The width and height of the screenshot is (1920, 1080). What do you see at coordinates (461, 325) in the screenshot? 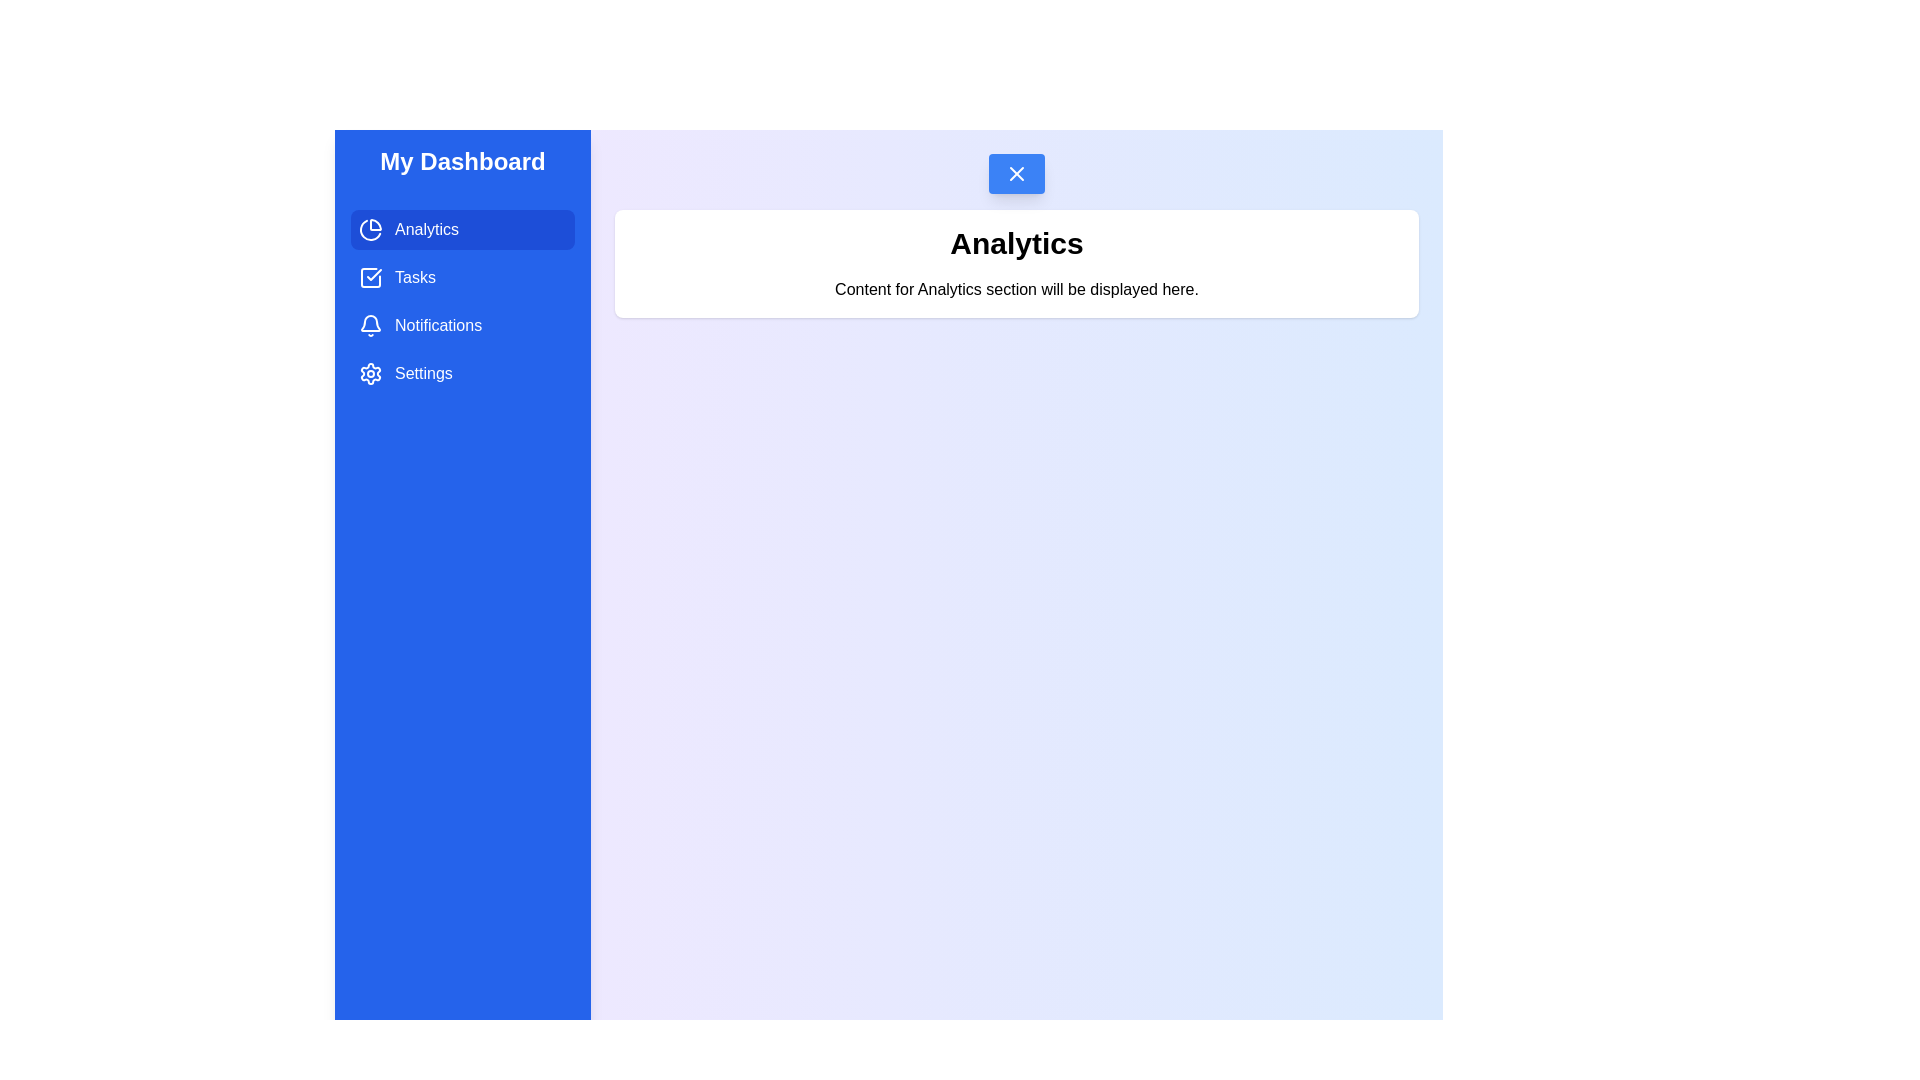
I see `the Notifications tab from the drawer menu` at bounding box center [461, 325].